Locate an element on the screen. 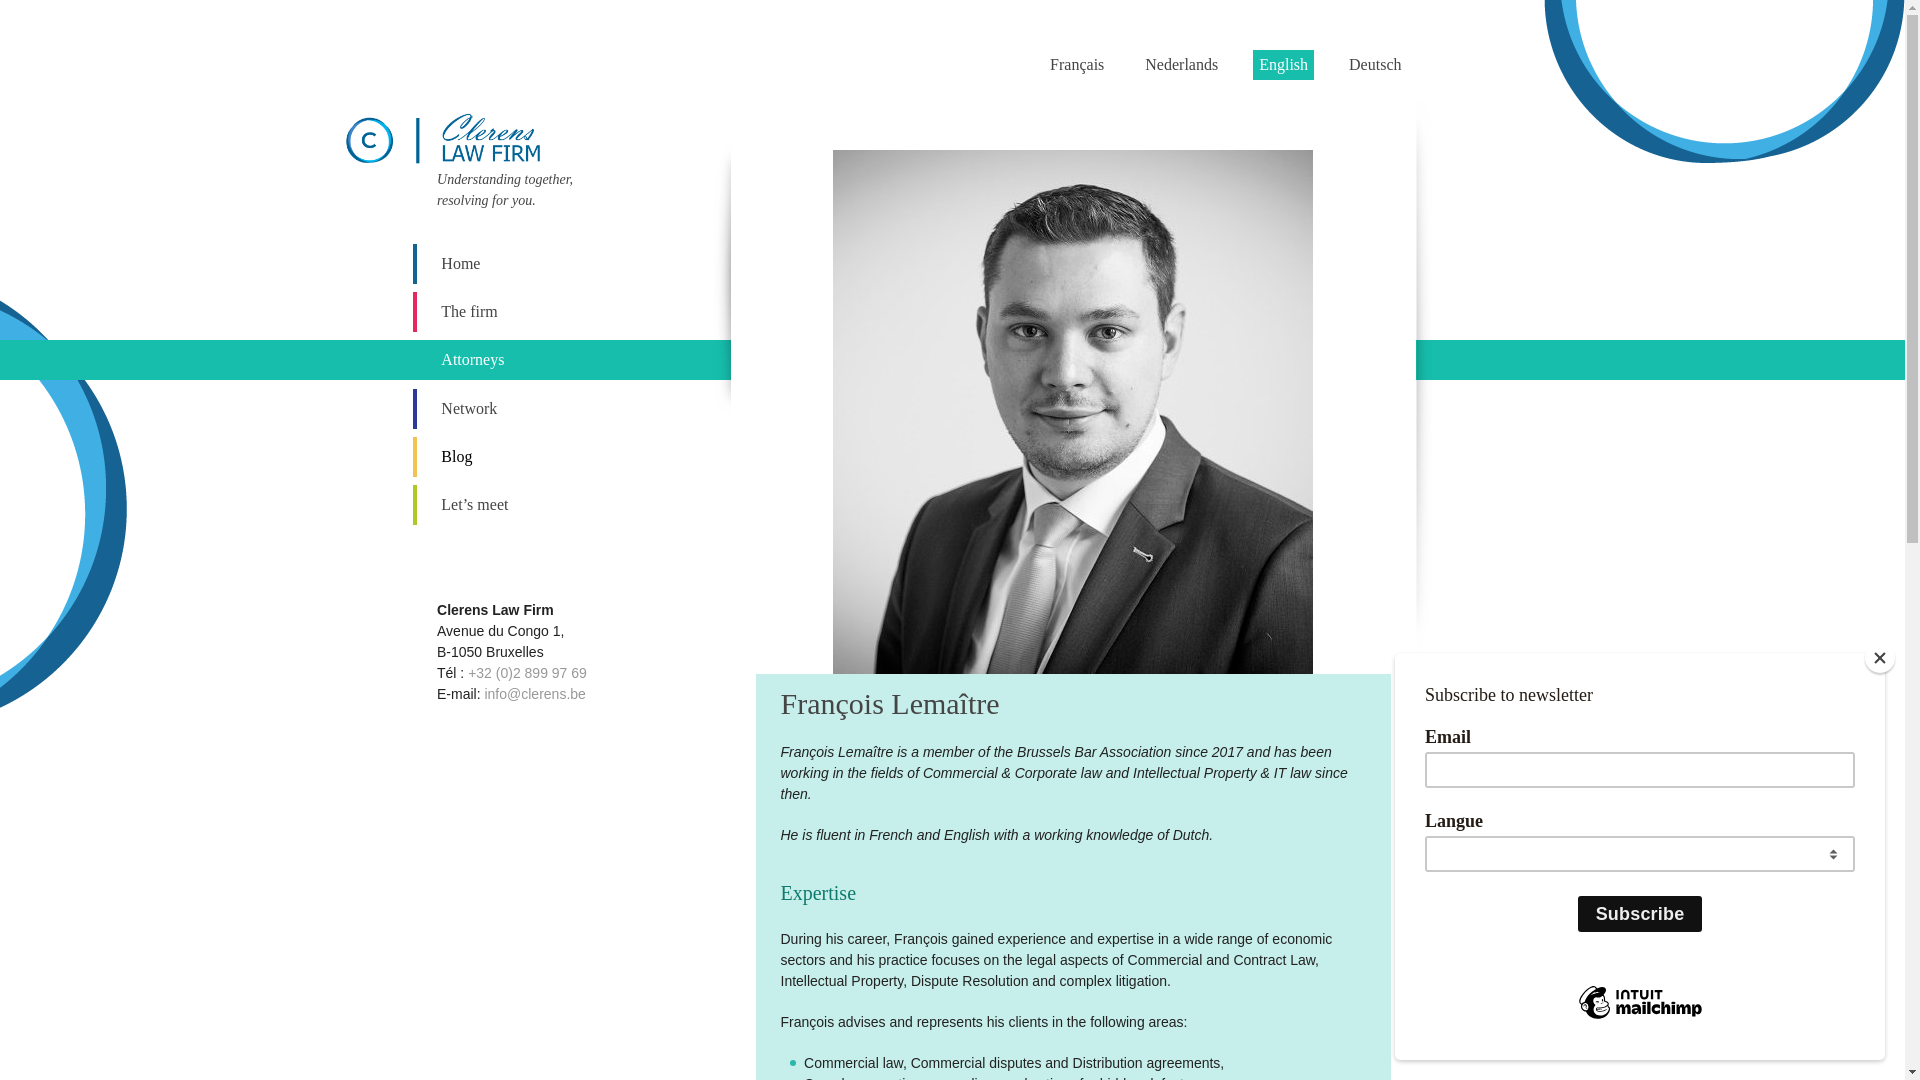 This screenshot has height=1080, width=1920. 'English' is located at coordinates (1283, 64).